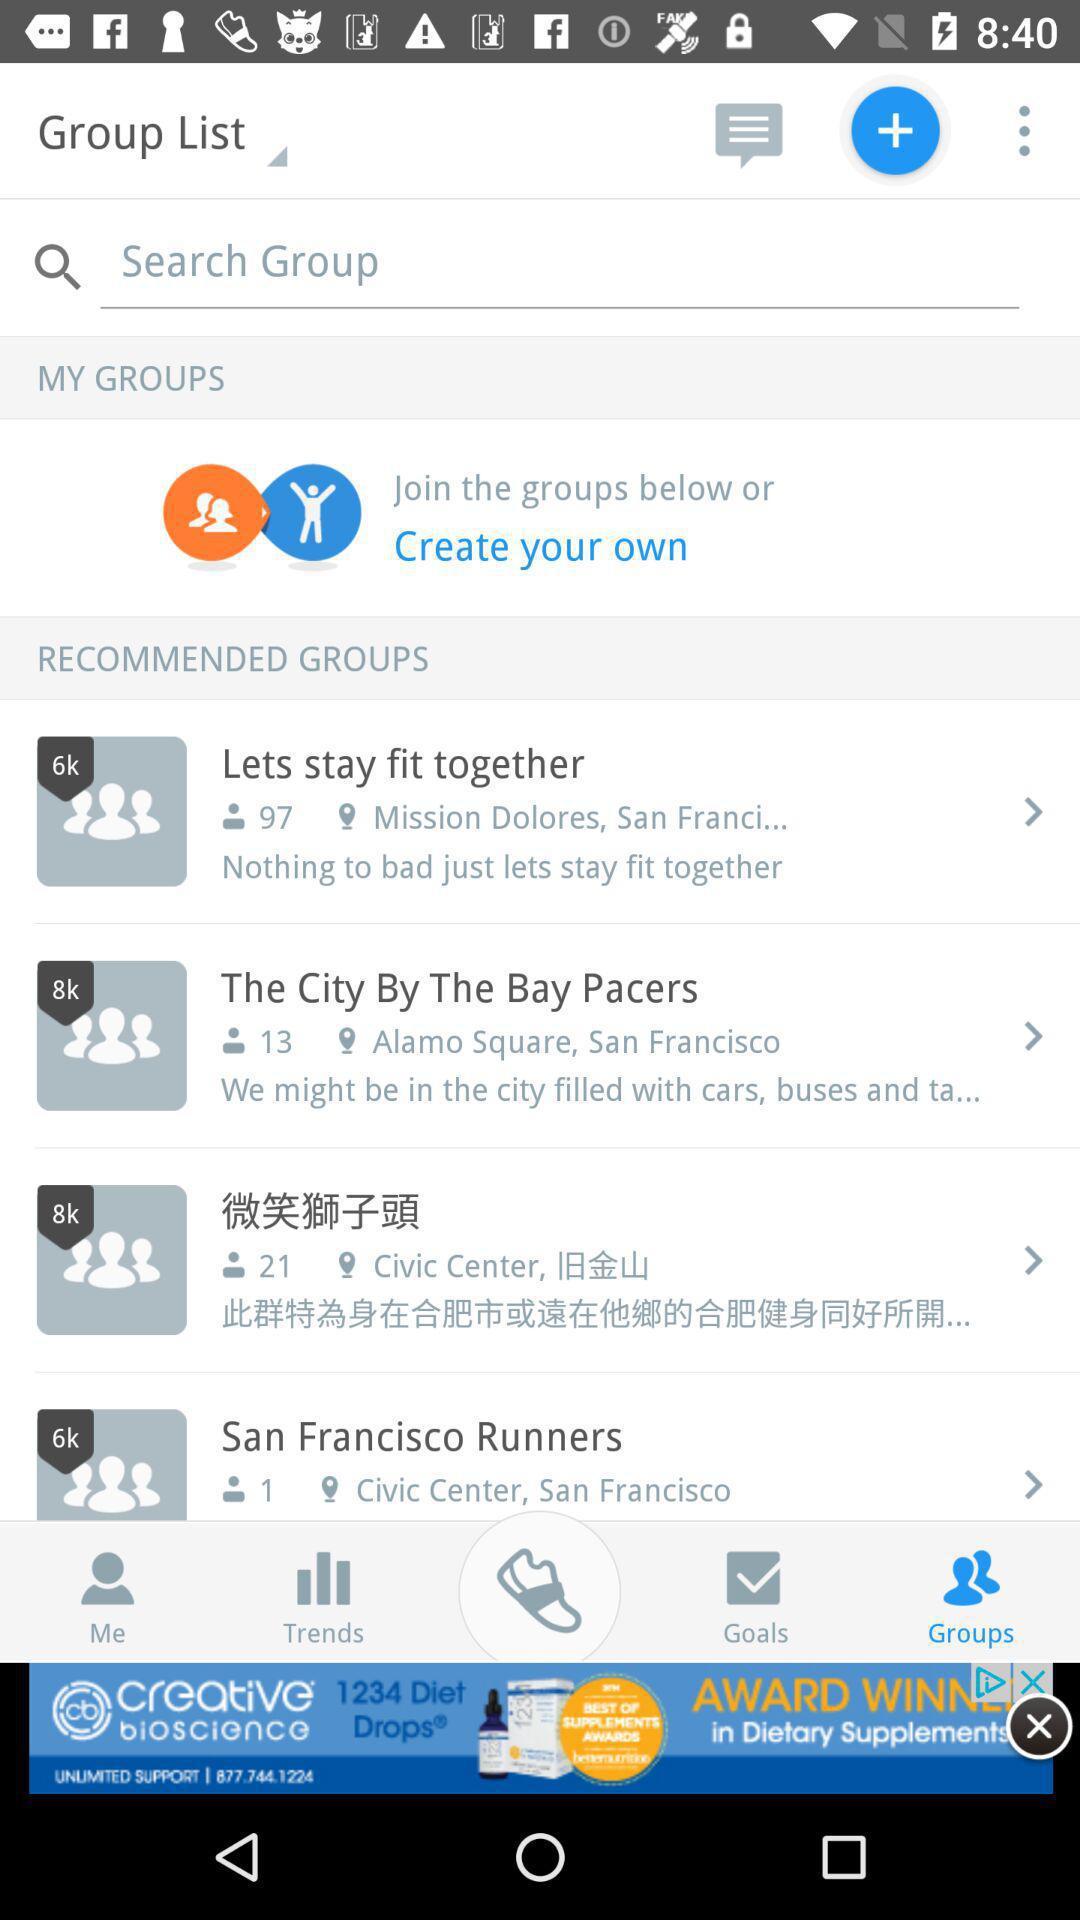  Describe the element at coordinates (894, 129) in the screenshot. I see `the add icon` at that location.